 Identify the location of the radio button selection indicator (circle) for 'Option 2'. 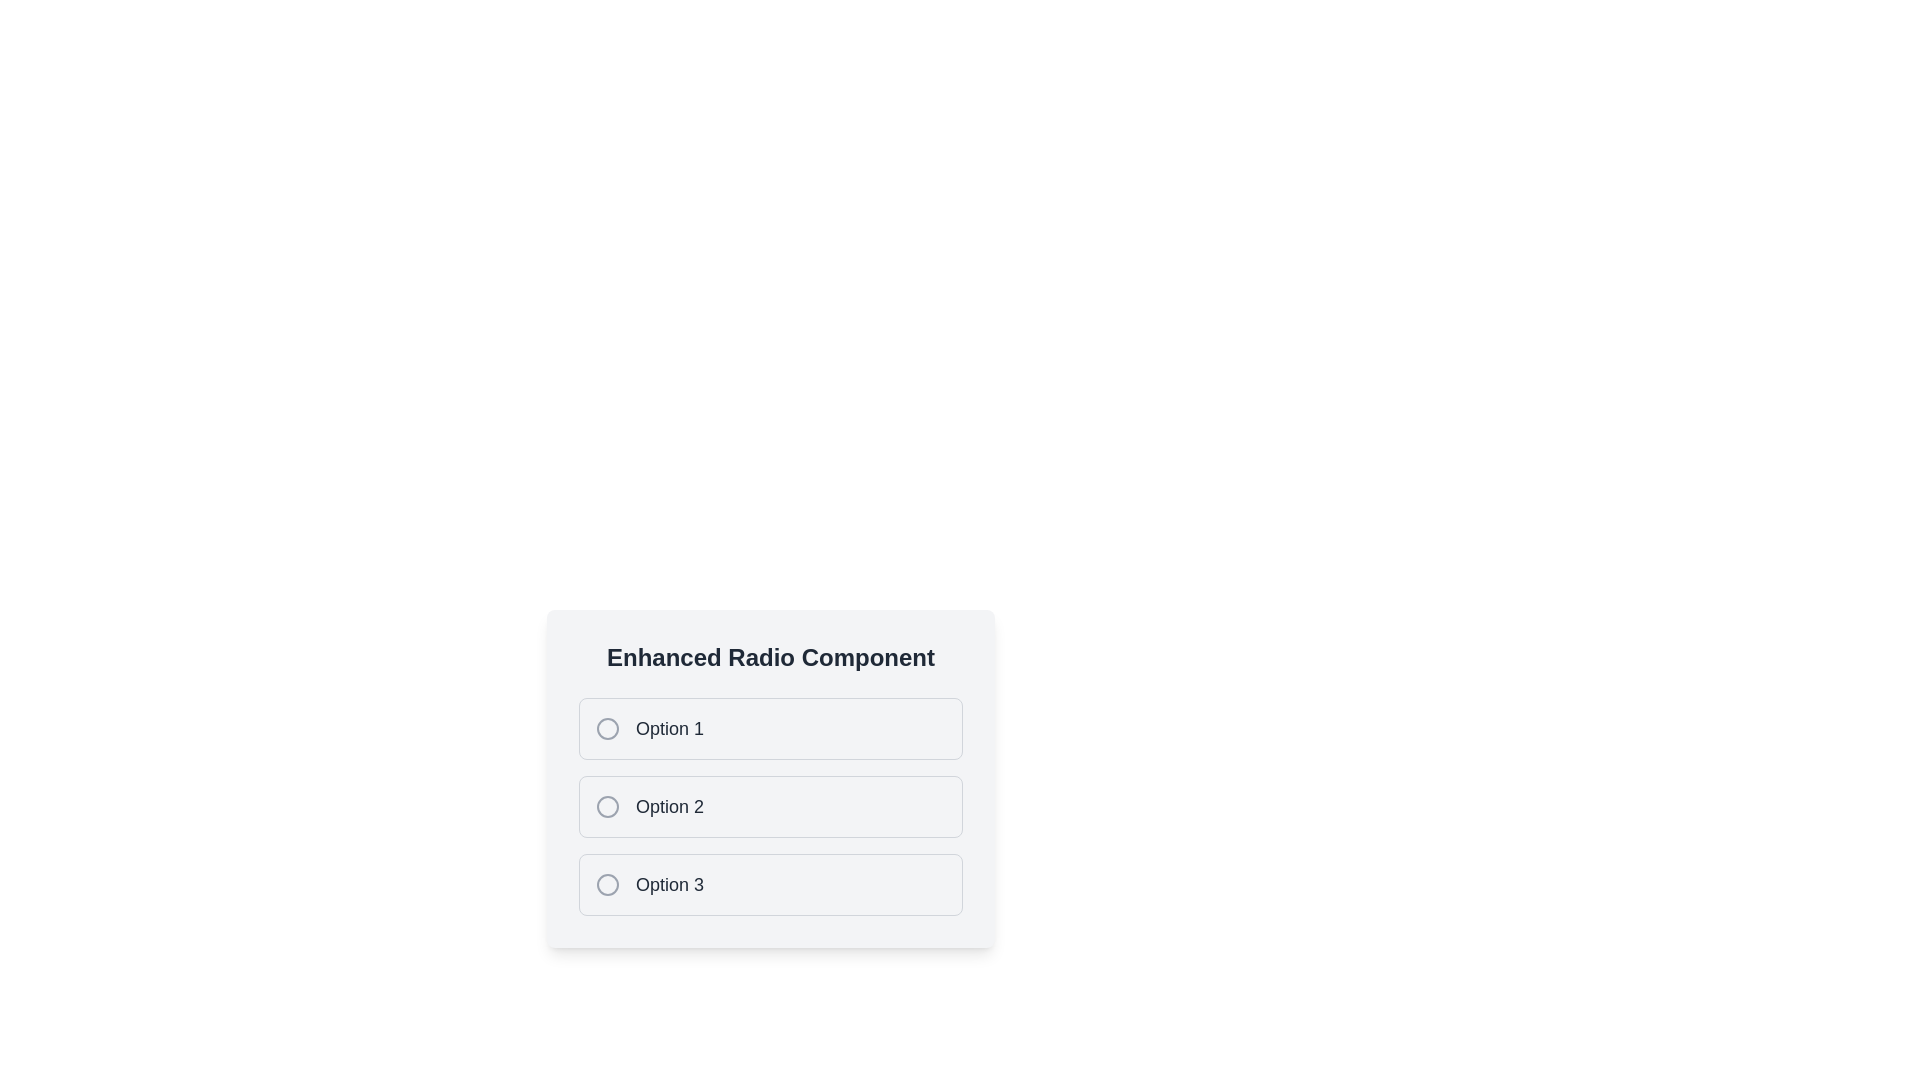
(607, 805).